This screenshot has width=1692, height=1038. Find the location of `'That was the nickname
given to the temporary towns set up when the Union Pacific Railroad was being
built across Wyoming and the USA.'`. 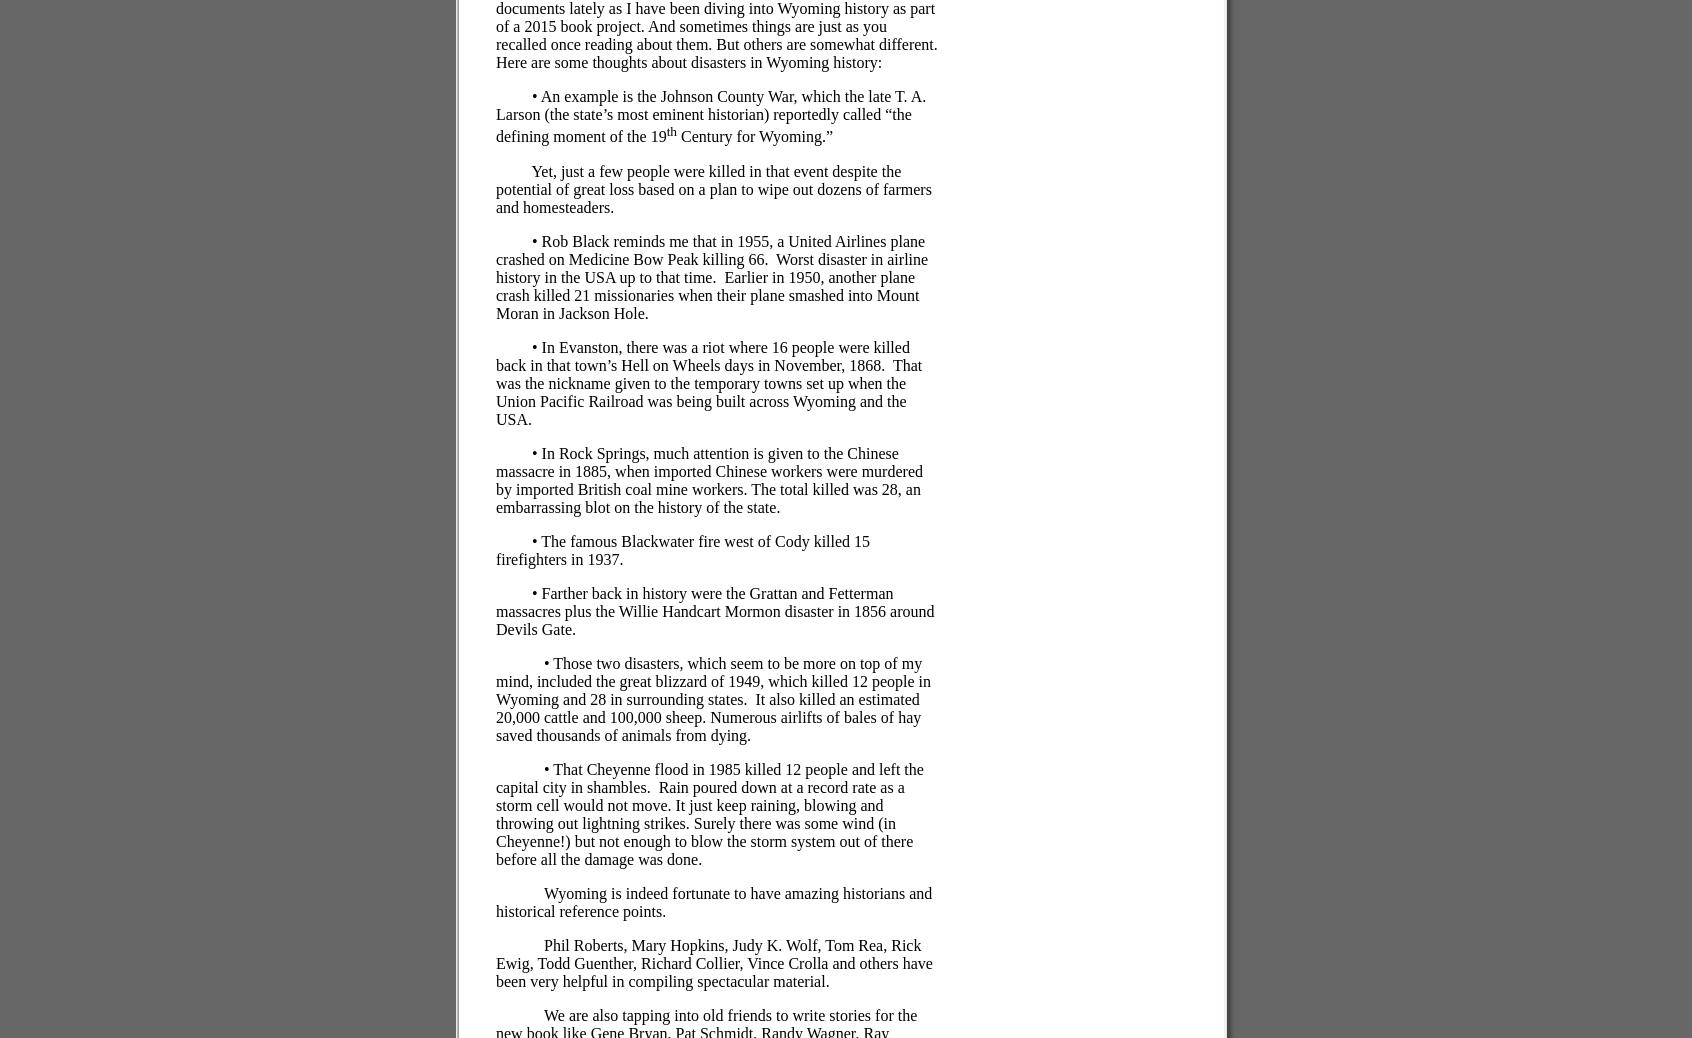

'That was the nickname
given to the temporary towns set up when the Union Pacific Railroad was being
built across Wyoming and the USA.' is located at coordinates (707, 391).